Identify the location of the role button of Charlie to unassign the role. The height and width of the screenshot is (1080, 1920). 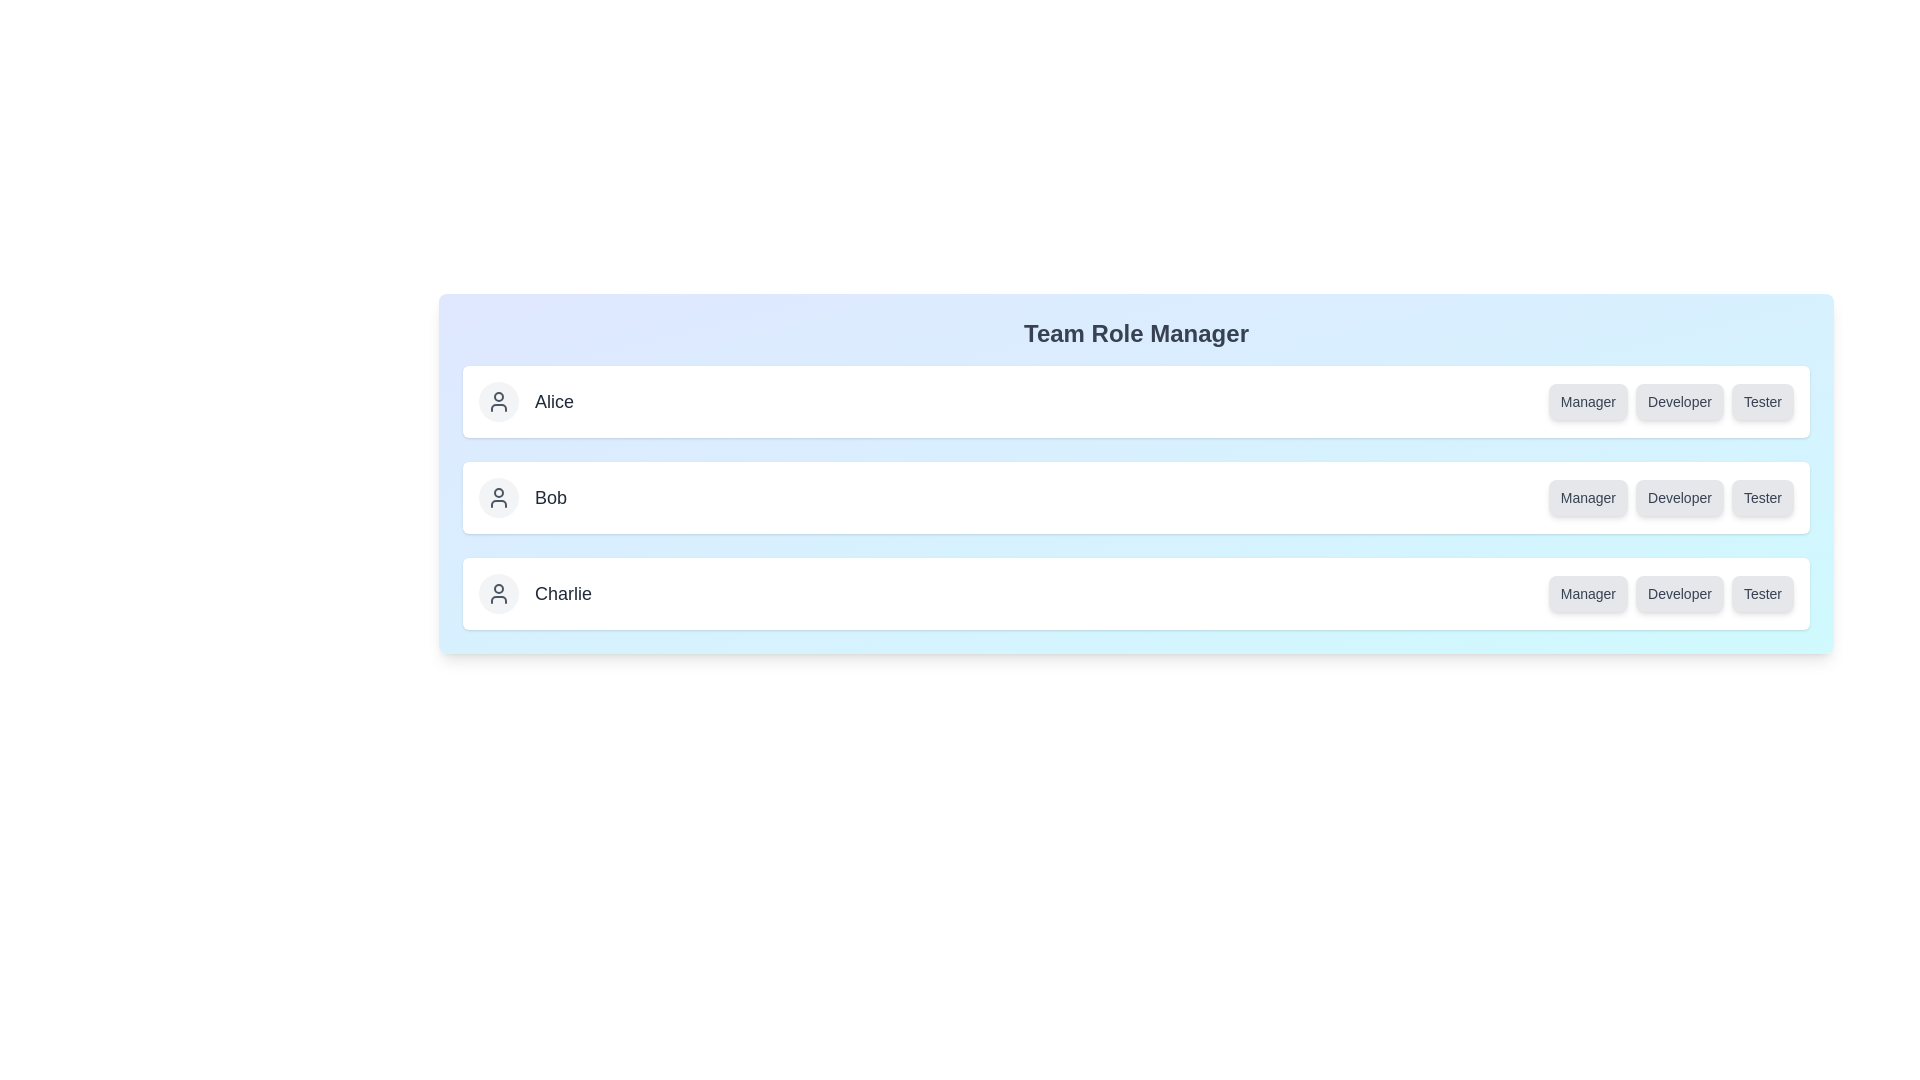
(1587, 593).